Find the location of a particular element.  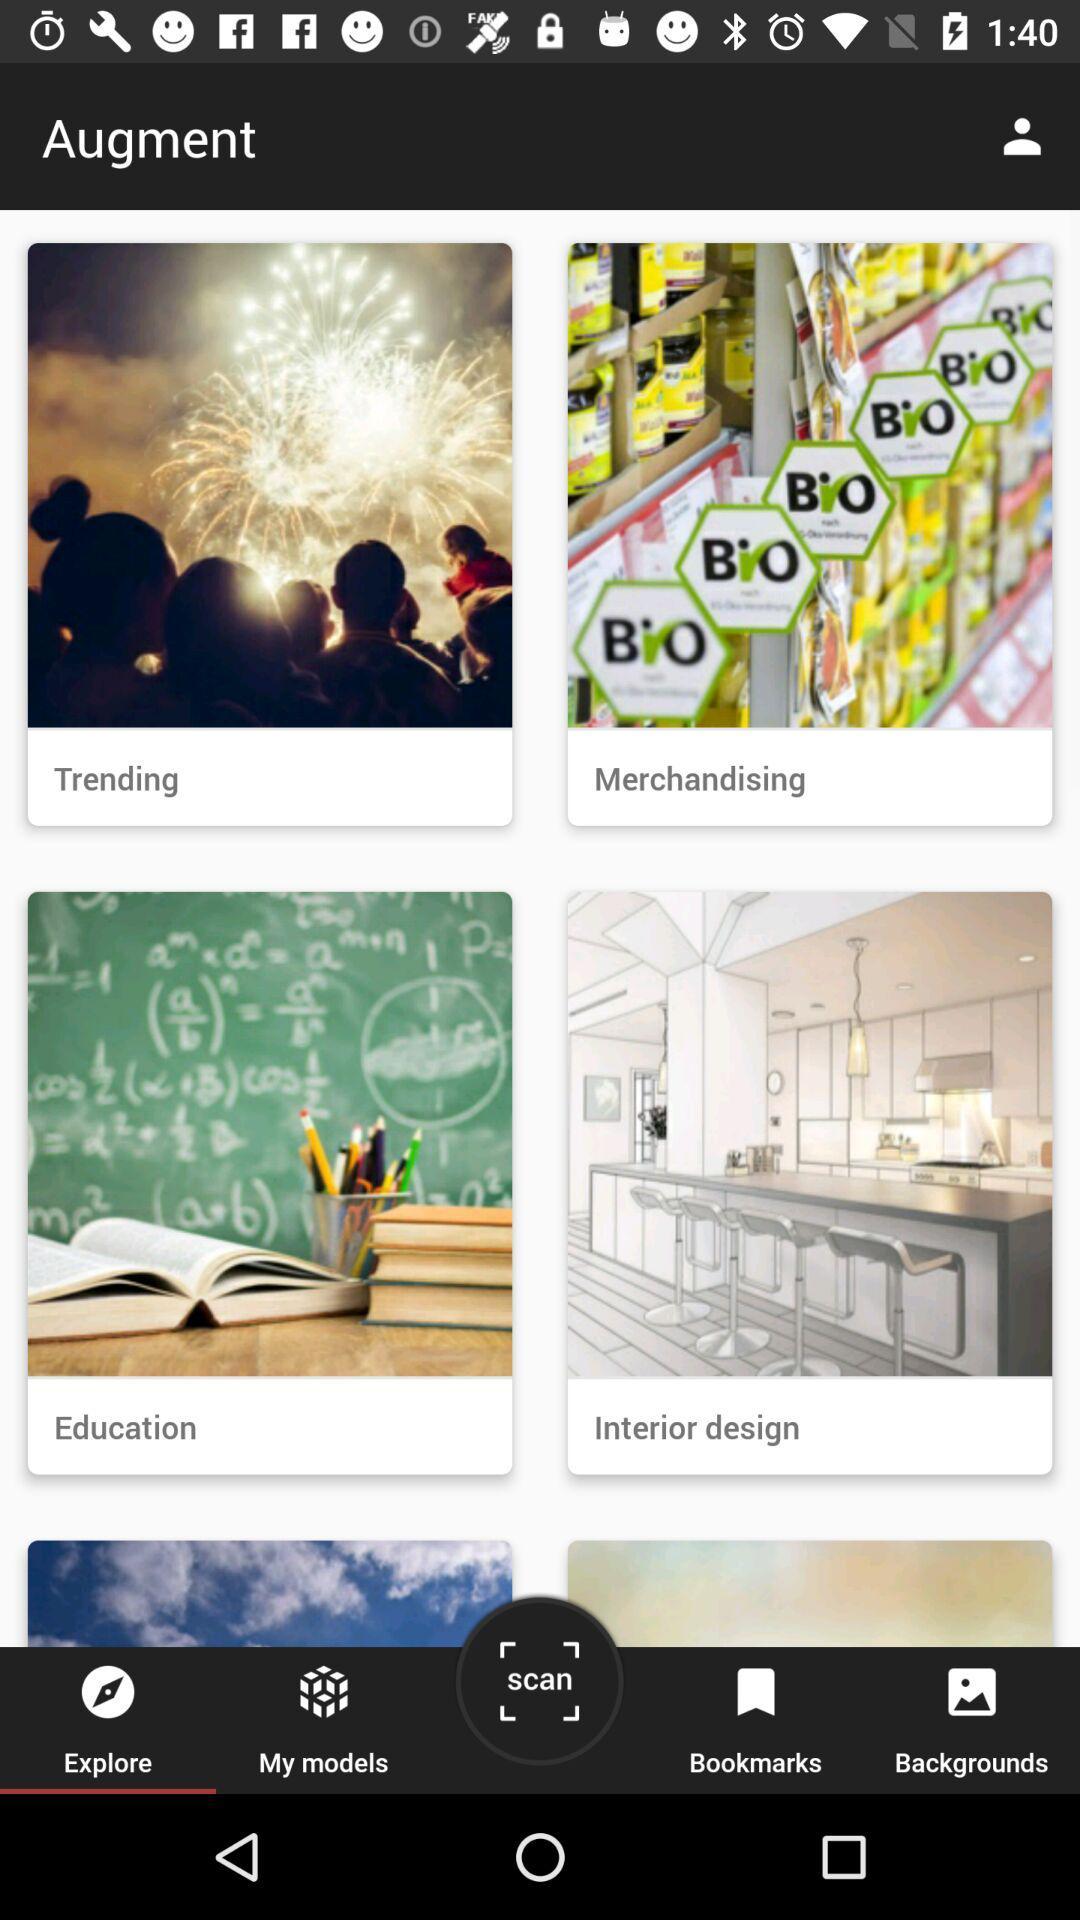

the item next to augment icon is located at coordinates (1027, 135).